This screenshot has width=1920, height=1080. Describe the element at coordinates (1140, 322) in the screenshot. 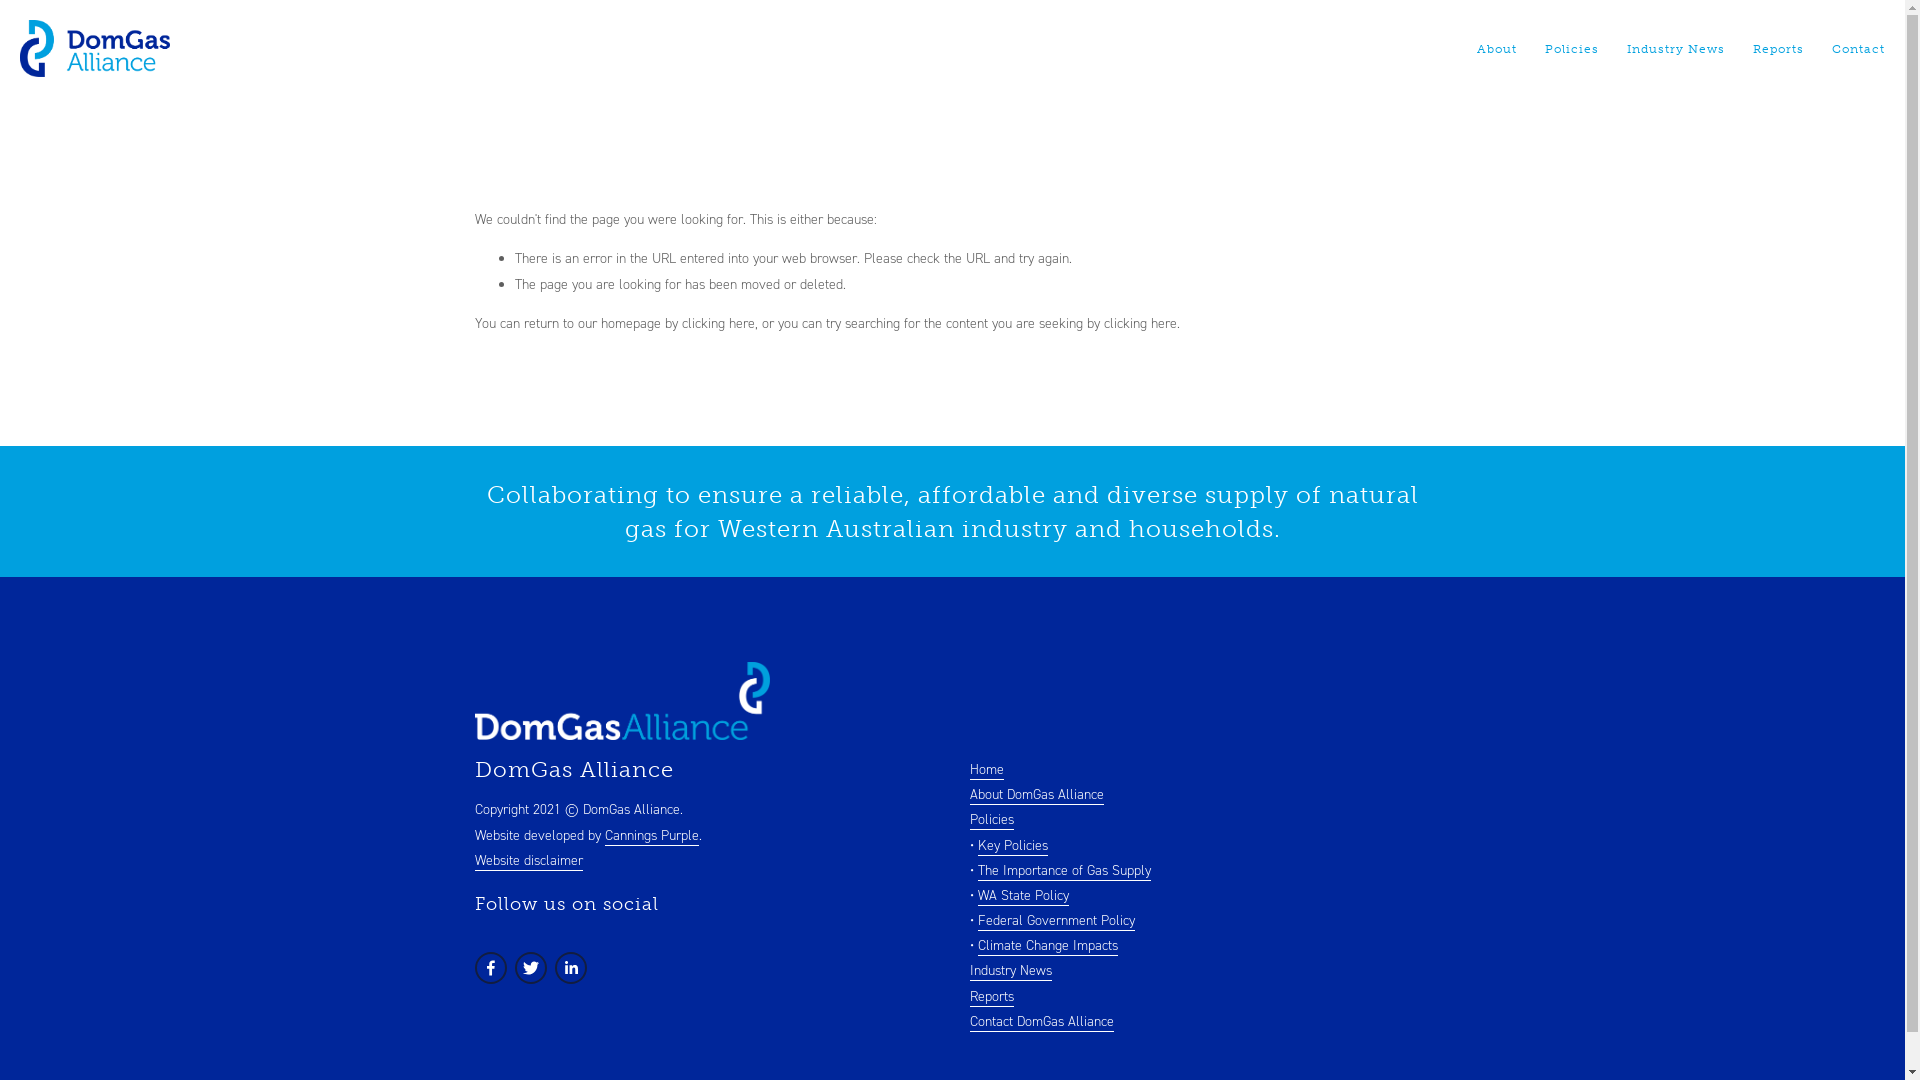

I see `'clicking here'` at that location.